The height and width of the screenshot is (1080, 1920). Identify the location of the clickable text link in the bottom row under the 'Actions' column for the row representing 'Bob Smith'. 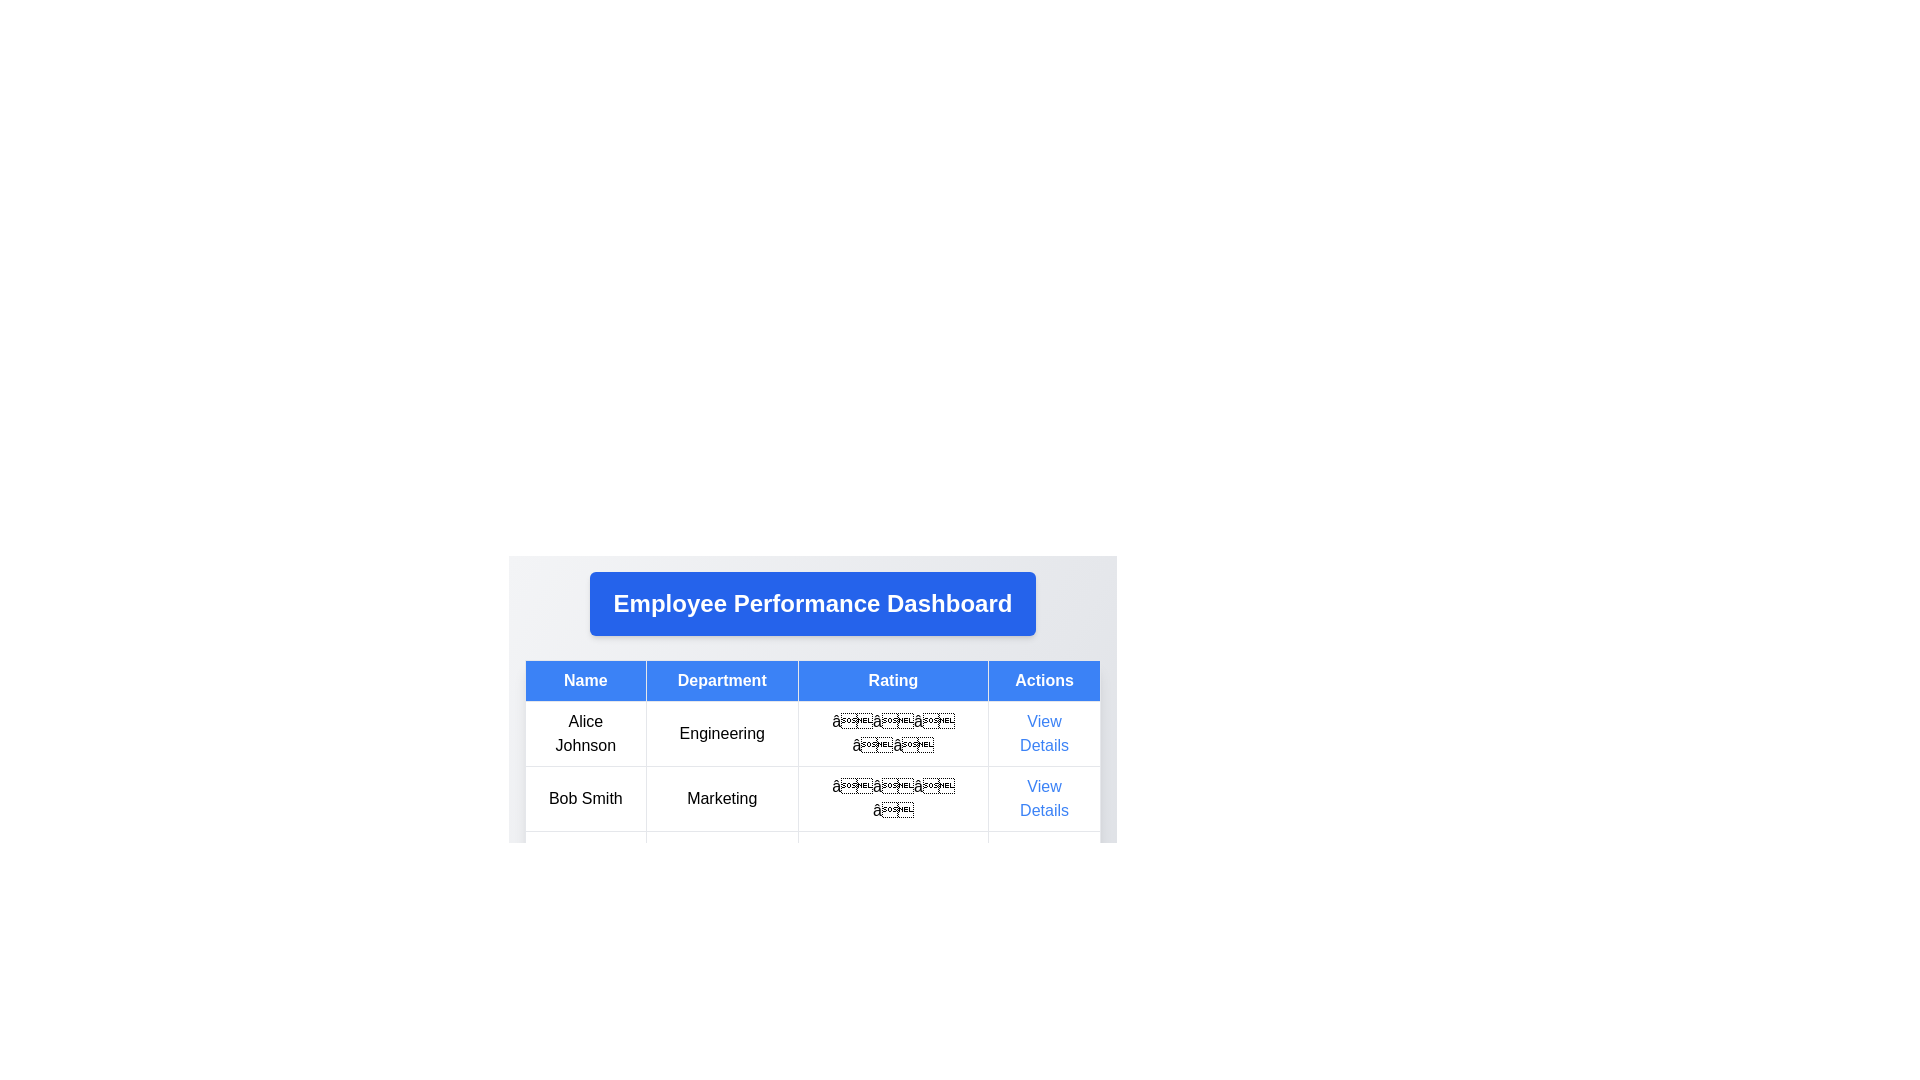
(1043, 797).